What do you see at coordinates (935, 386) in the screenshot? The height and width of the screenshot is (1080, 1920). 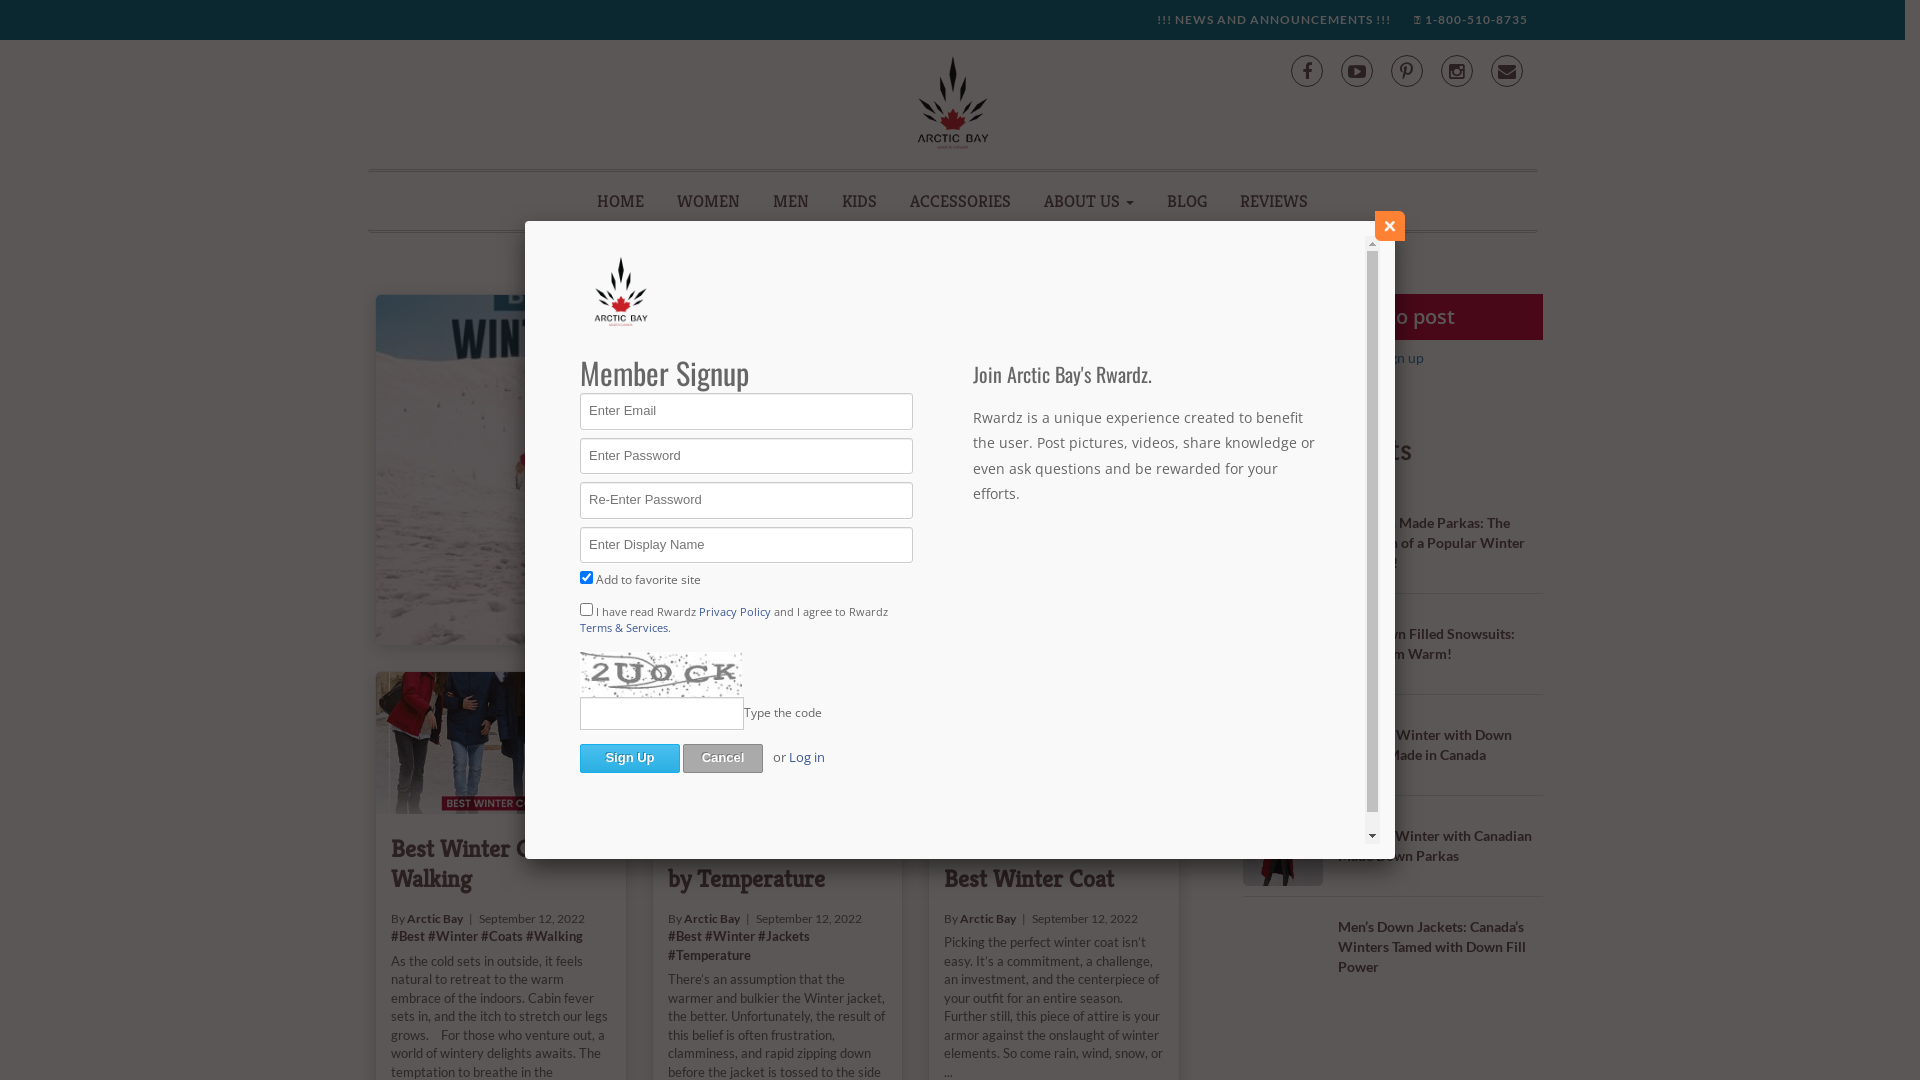 I see `'#Winter'` at bounding box center [935, 386].